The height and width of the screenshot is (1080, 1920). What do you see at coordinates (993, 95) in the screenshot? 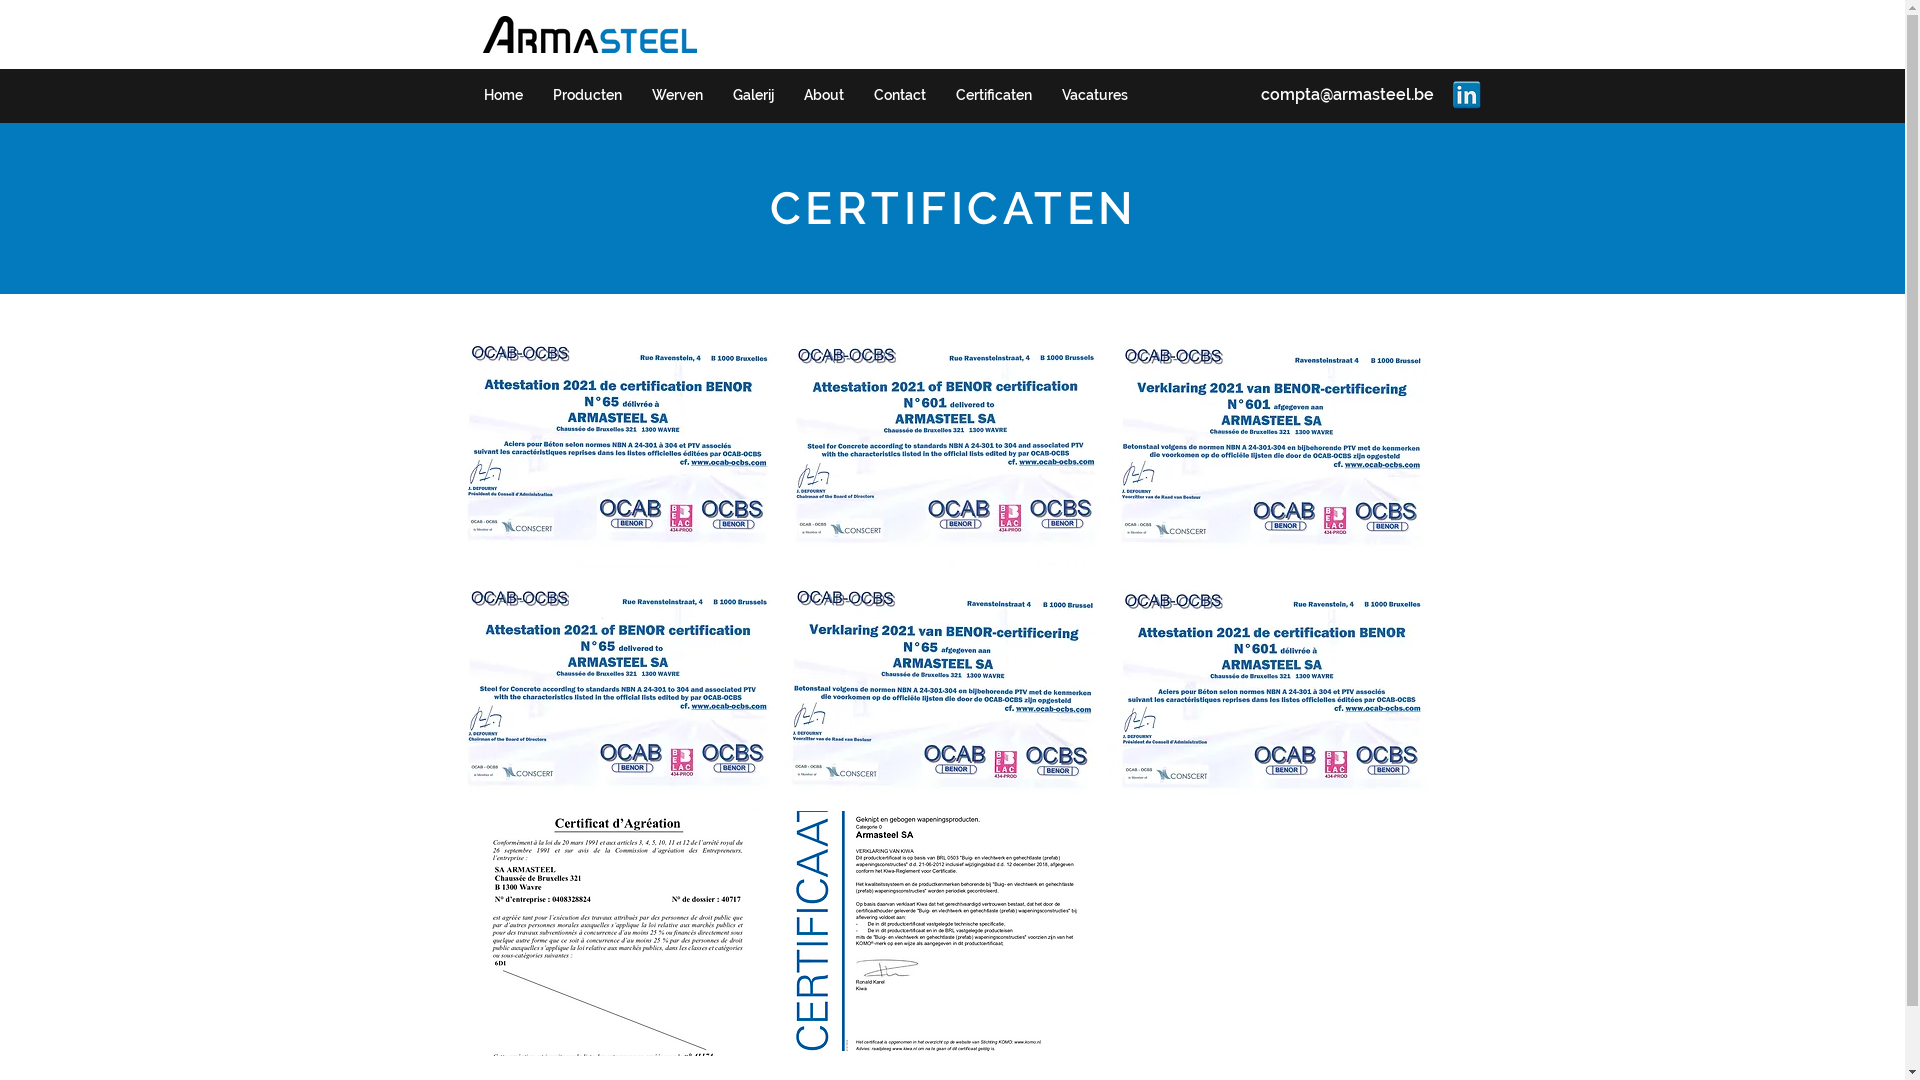
I see `'Certificaten'` at bounding box center [993, 95].